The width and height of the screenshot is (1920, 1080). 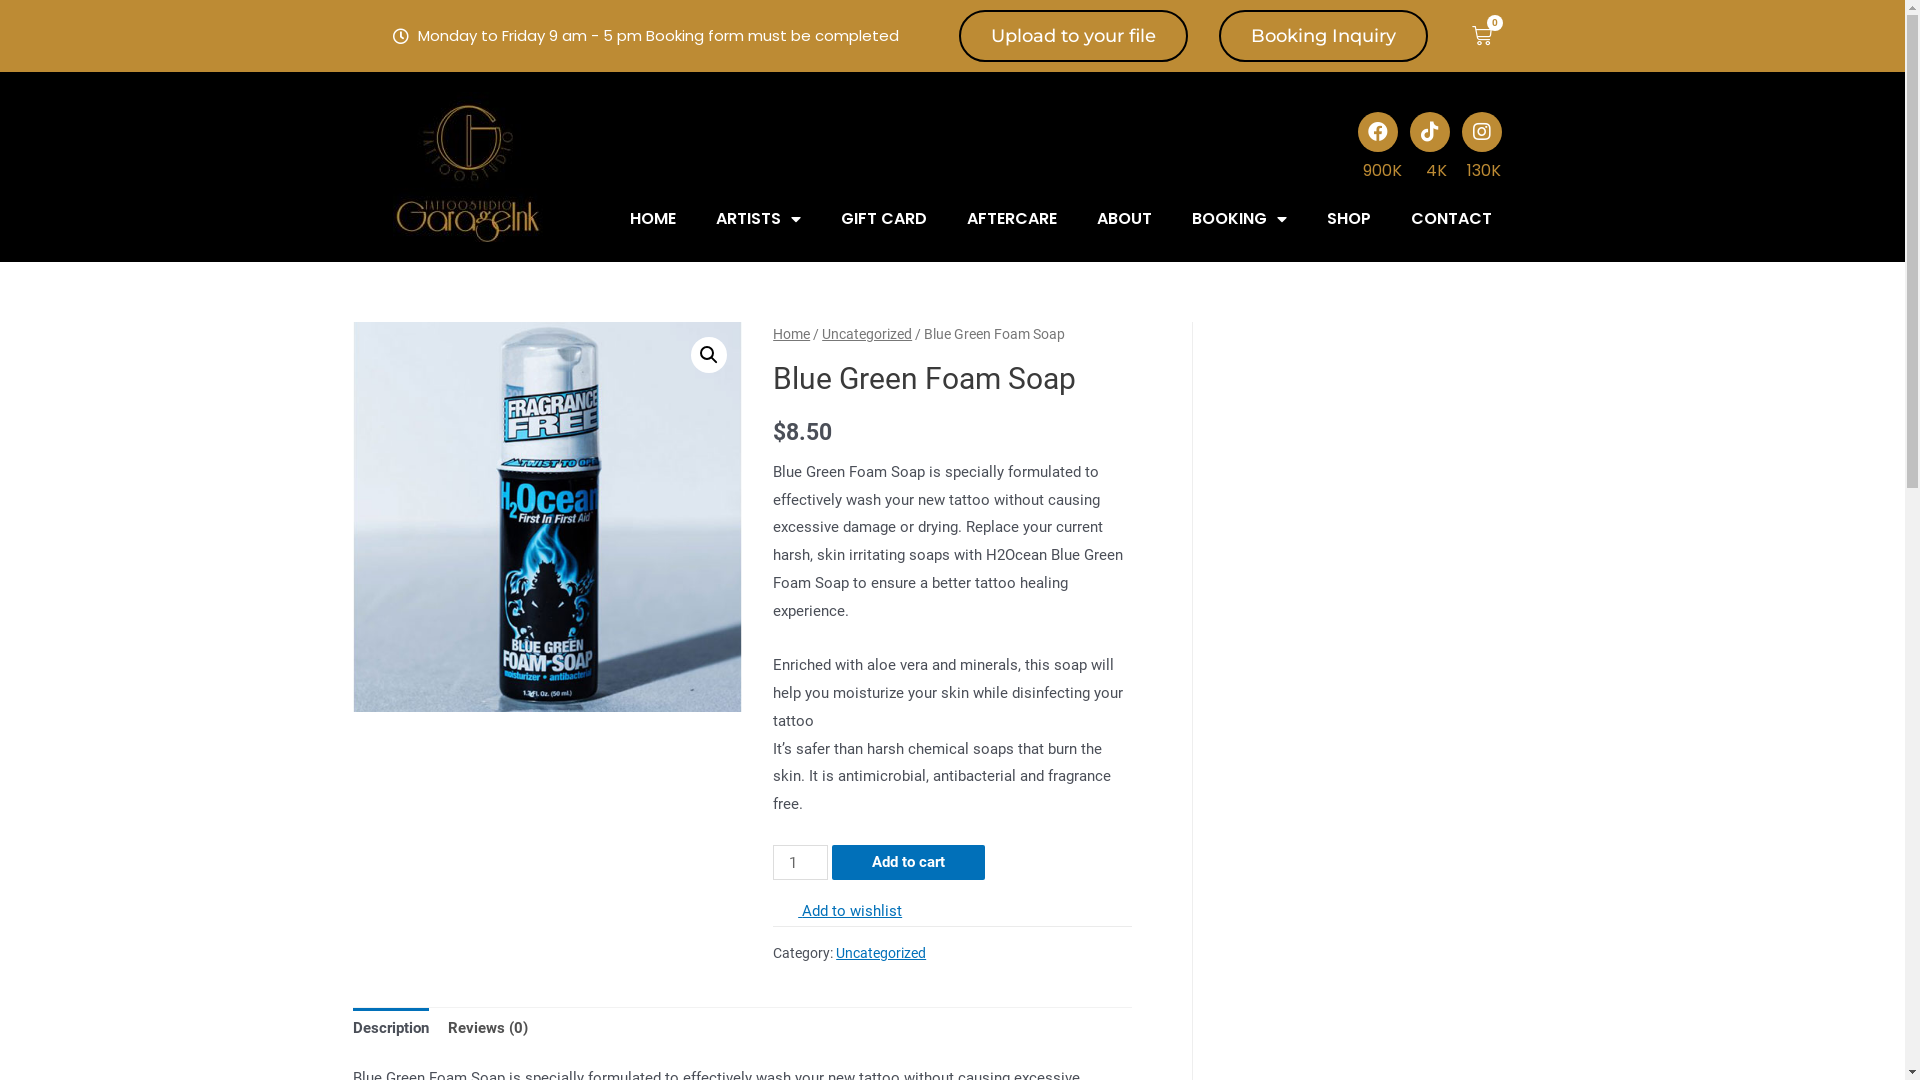 What do you see at coordinates (1323, 35) in the screenshot?
I see `'Booking Inquiry'` at bounding box center [1323, 35].